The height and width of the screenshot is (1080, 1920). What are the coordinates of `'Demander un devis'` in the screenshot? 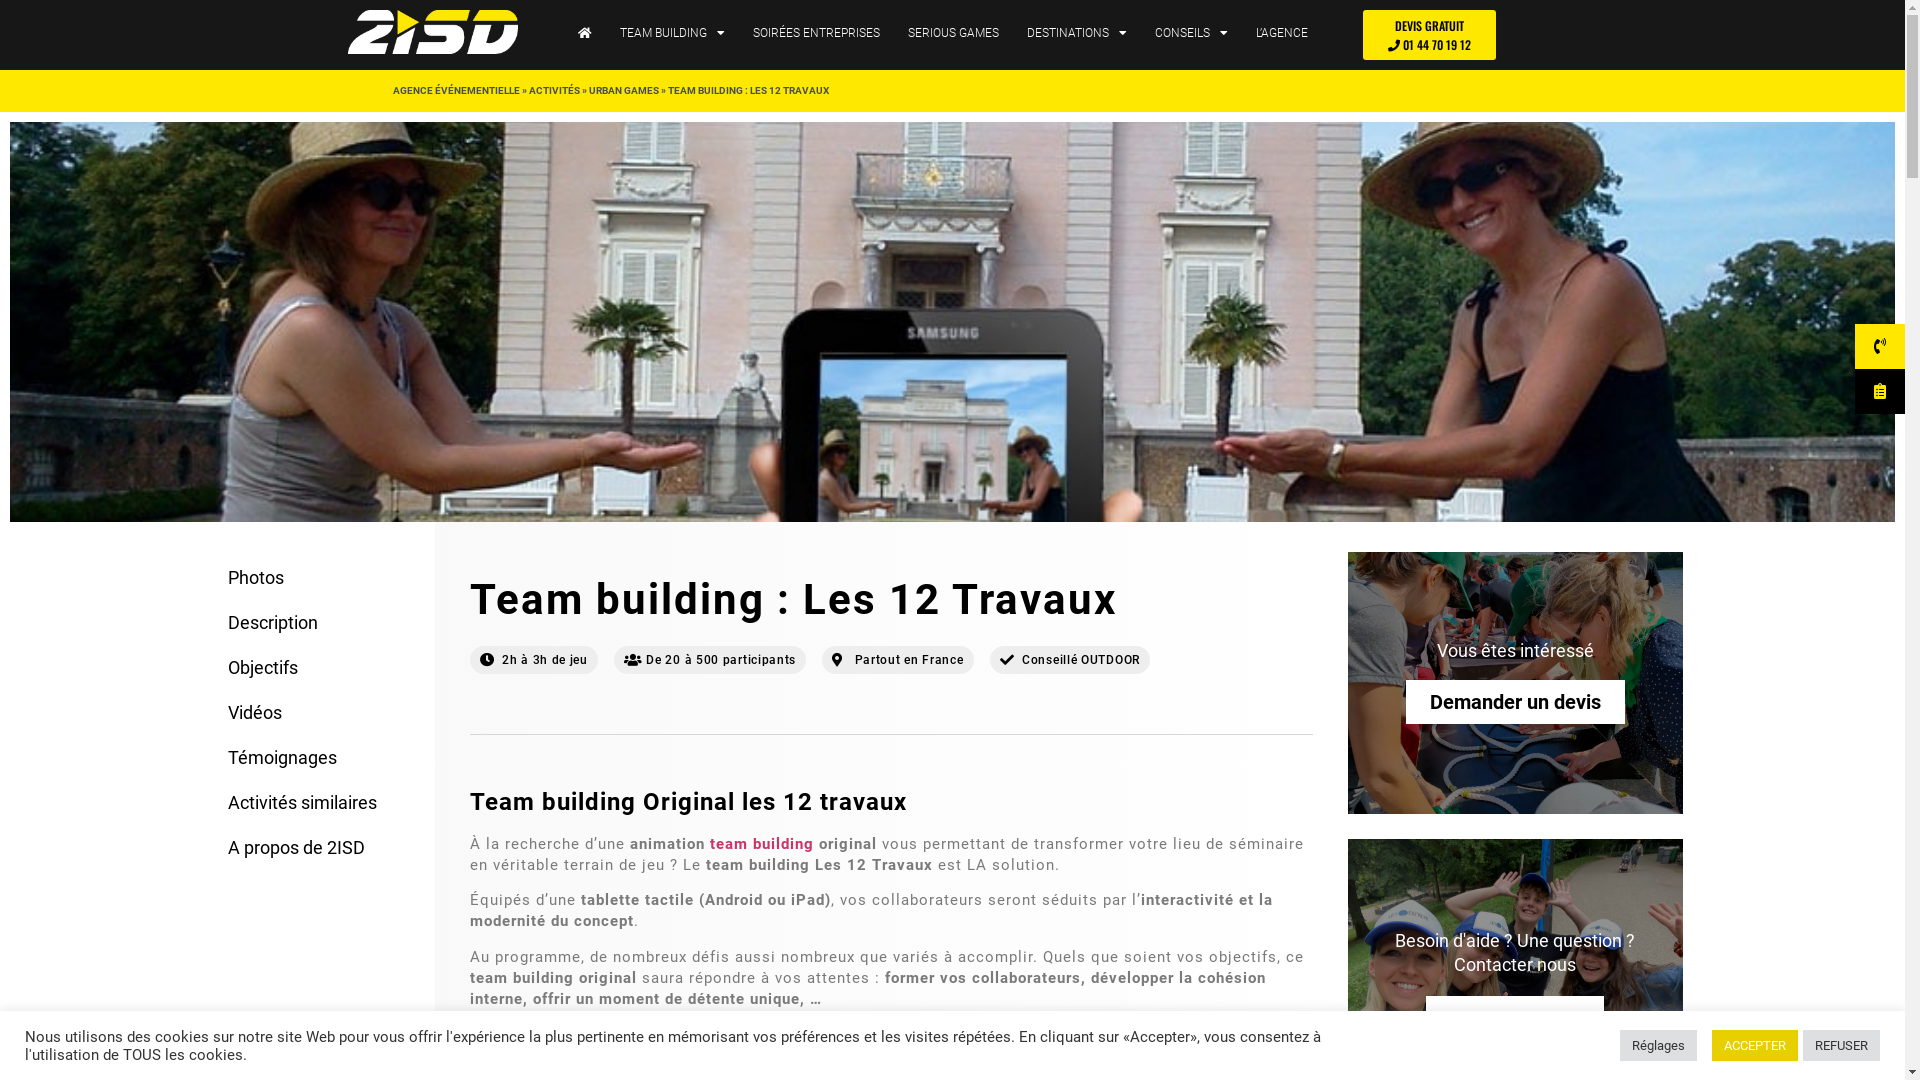 It's located at (1515, 701).